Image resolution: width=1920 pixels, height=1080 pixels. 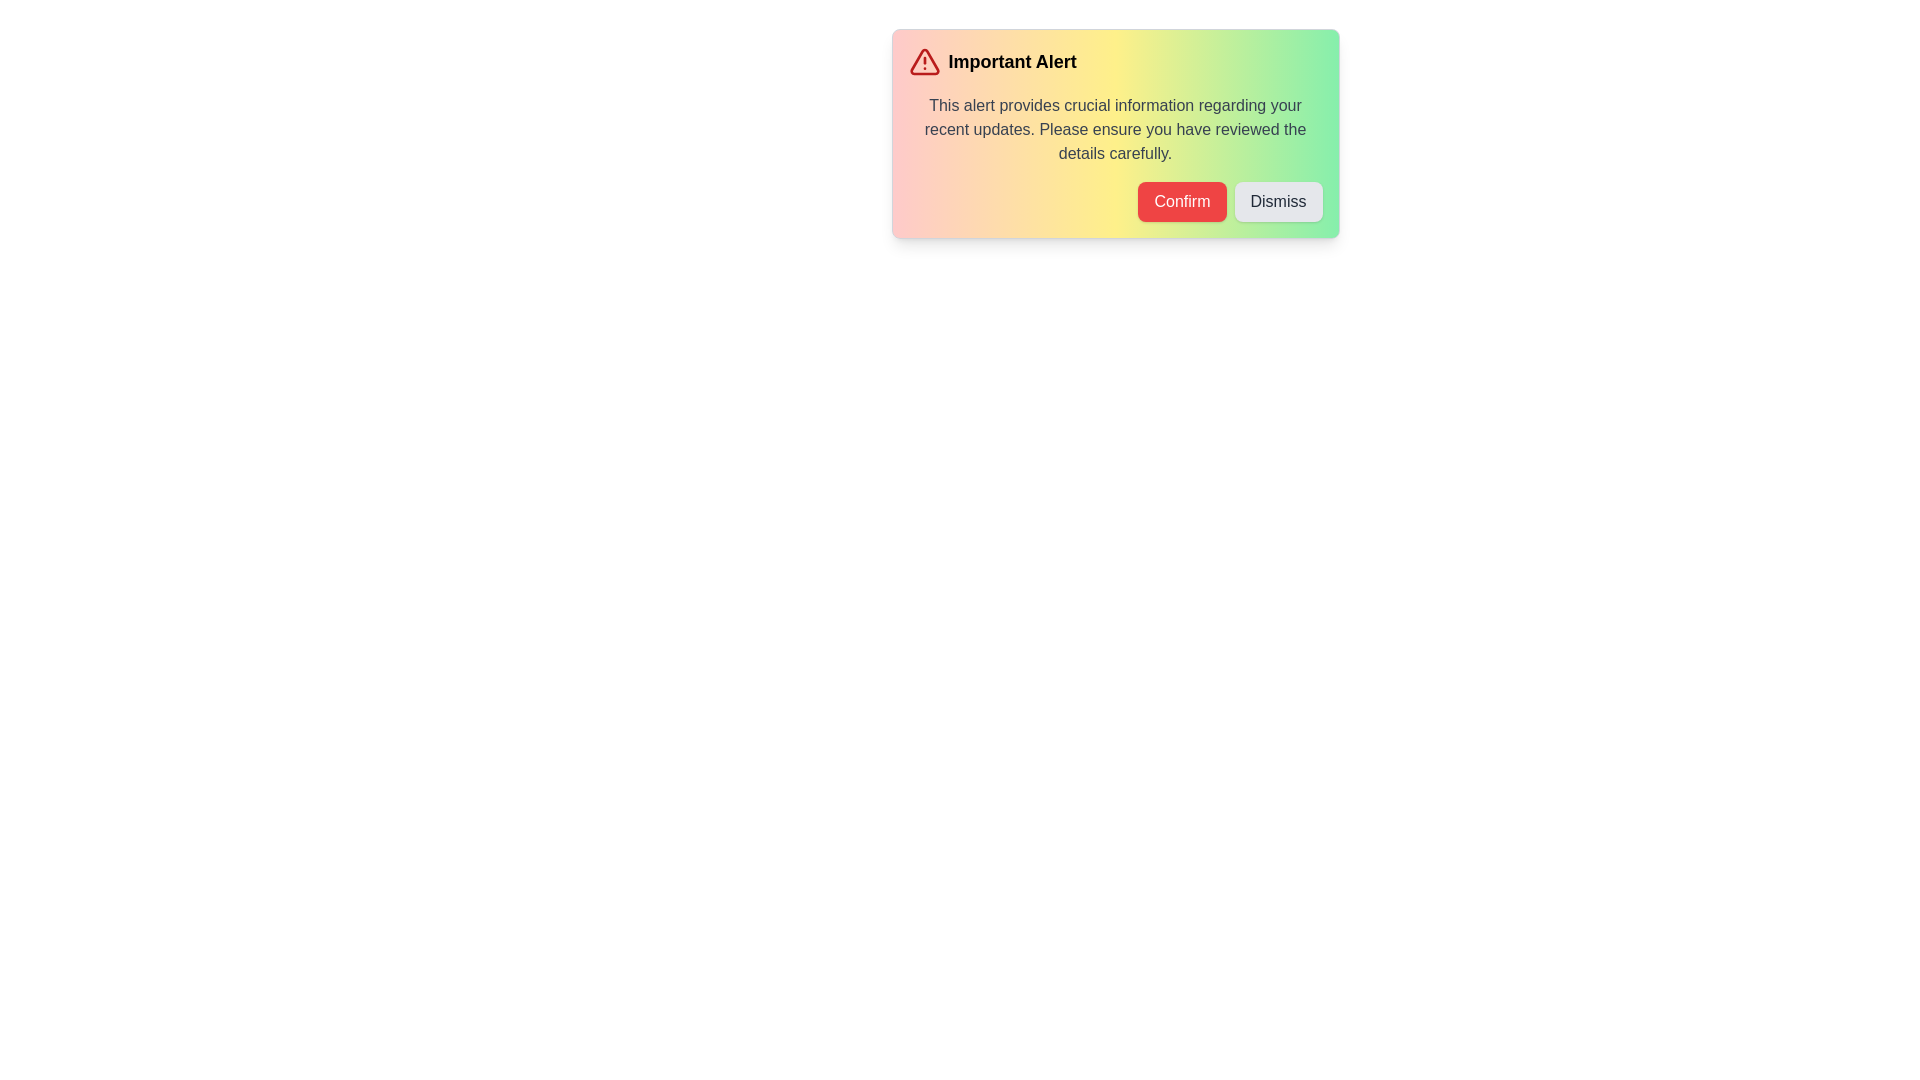 I want to click on the buttons in the bottom-right area of the alert notification box to trigger a color change, so click(x=1114, y=201).